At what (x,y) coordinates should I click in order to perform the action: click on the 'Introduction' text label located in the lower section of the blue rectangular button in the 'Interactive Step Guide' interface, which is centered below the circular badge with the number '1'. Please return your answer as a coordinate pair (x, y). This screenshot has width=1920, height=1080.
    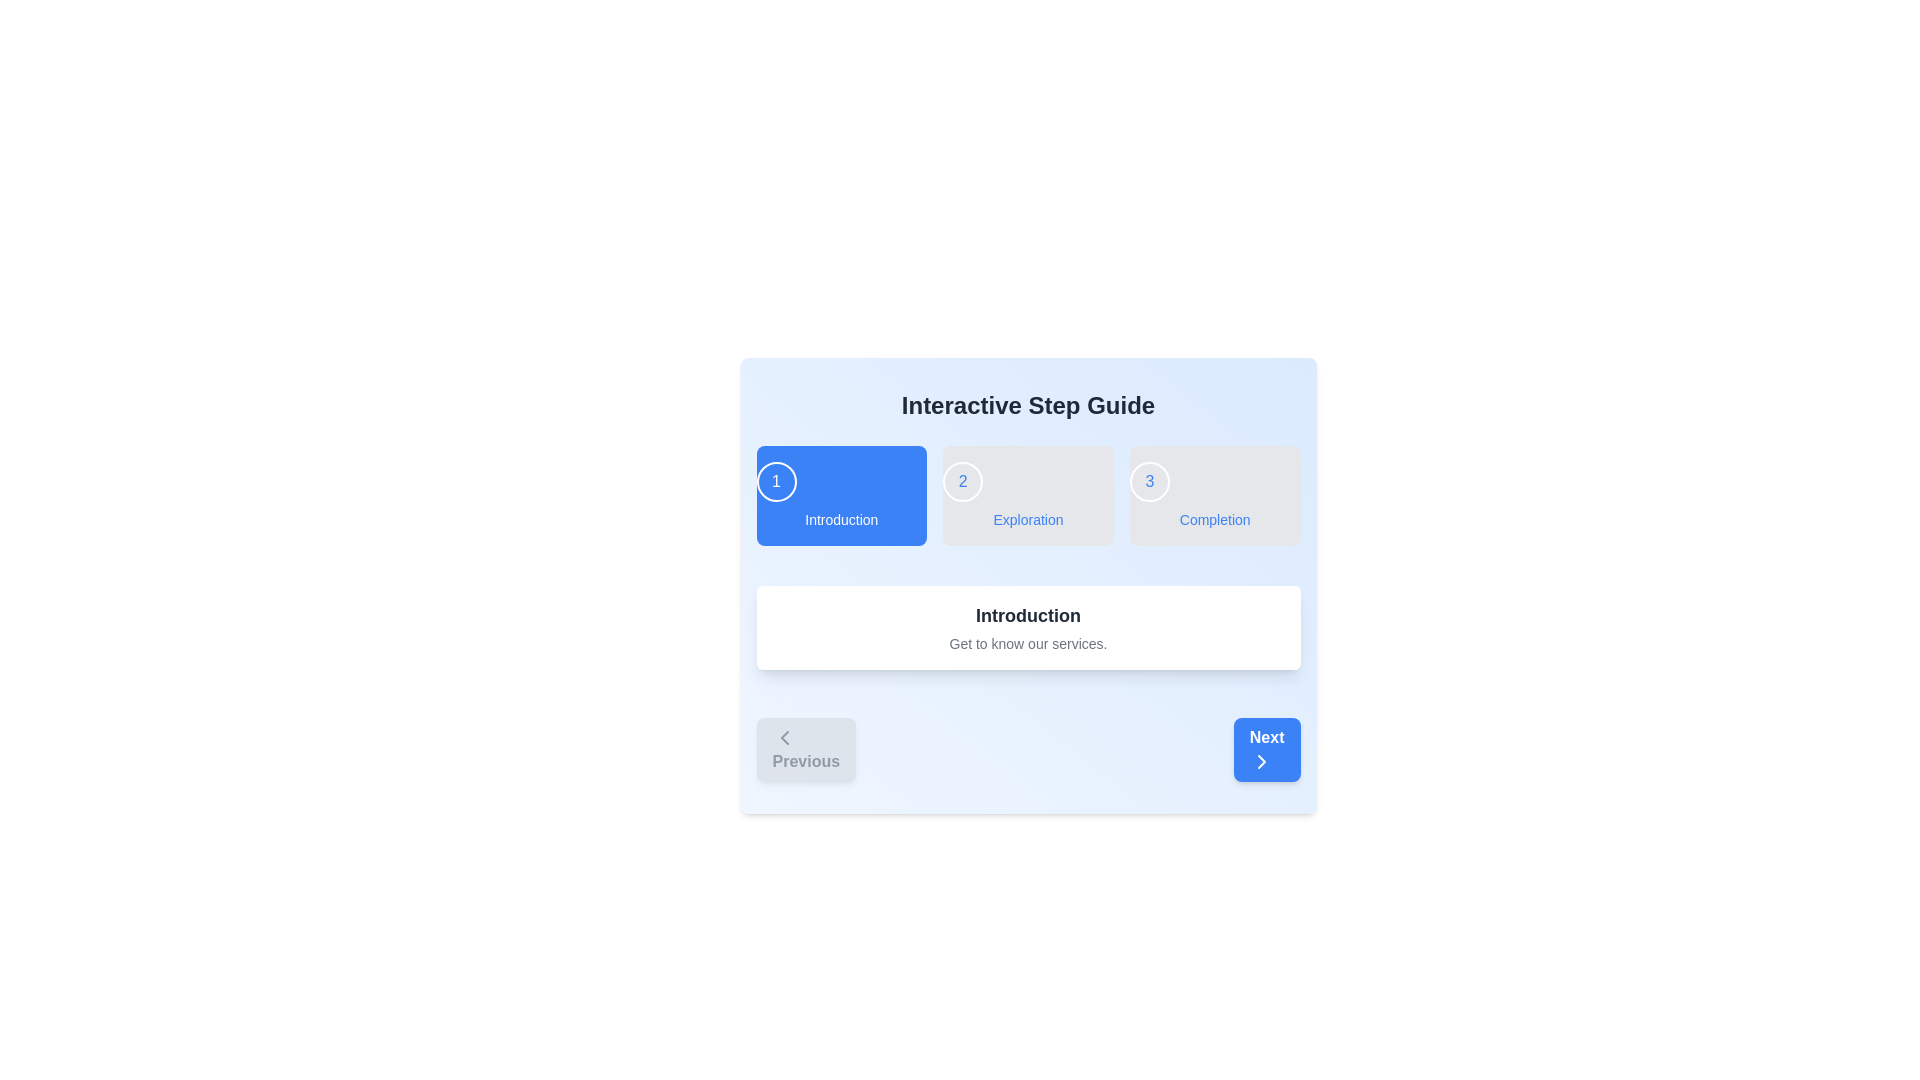
    Looking at the image, I should click on (841, 519).